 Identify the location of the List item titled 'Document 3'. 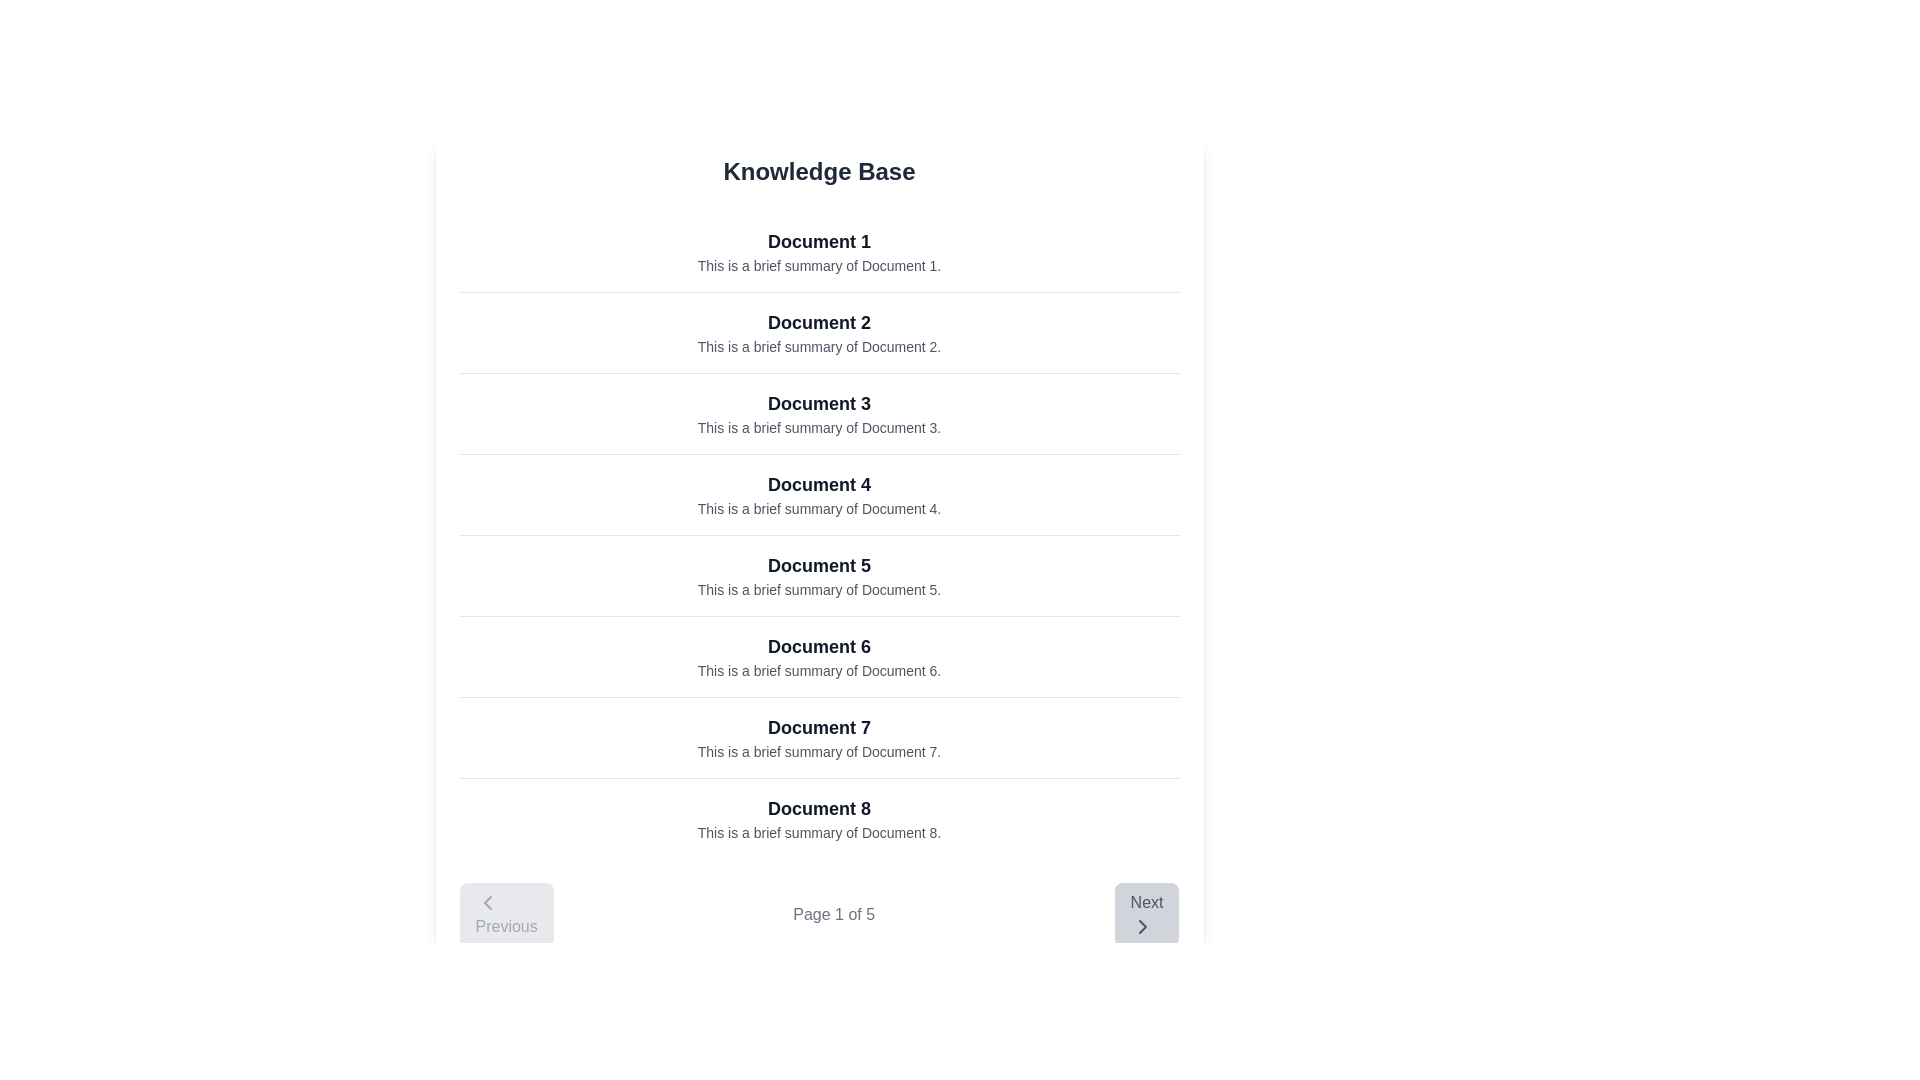
(819, 412).